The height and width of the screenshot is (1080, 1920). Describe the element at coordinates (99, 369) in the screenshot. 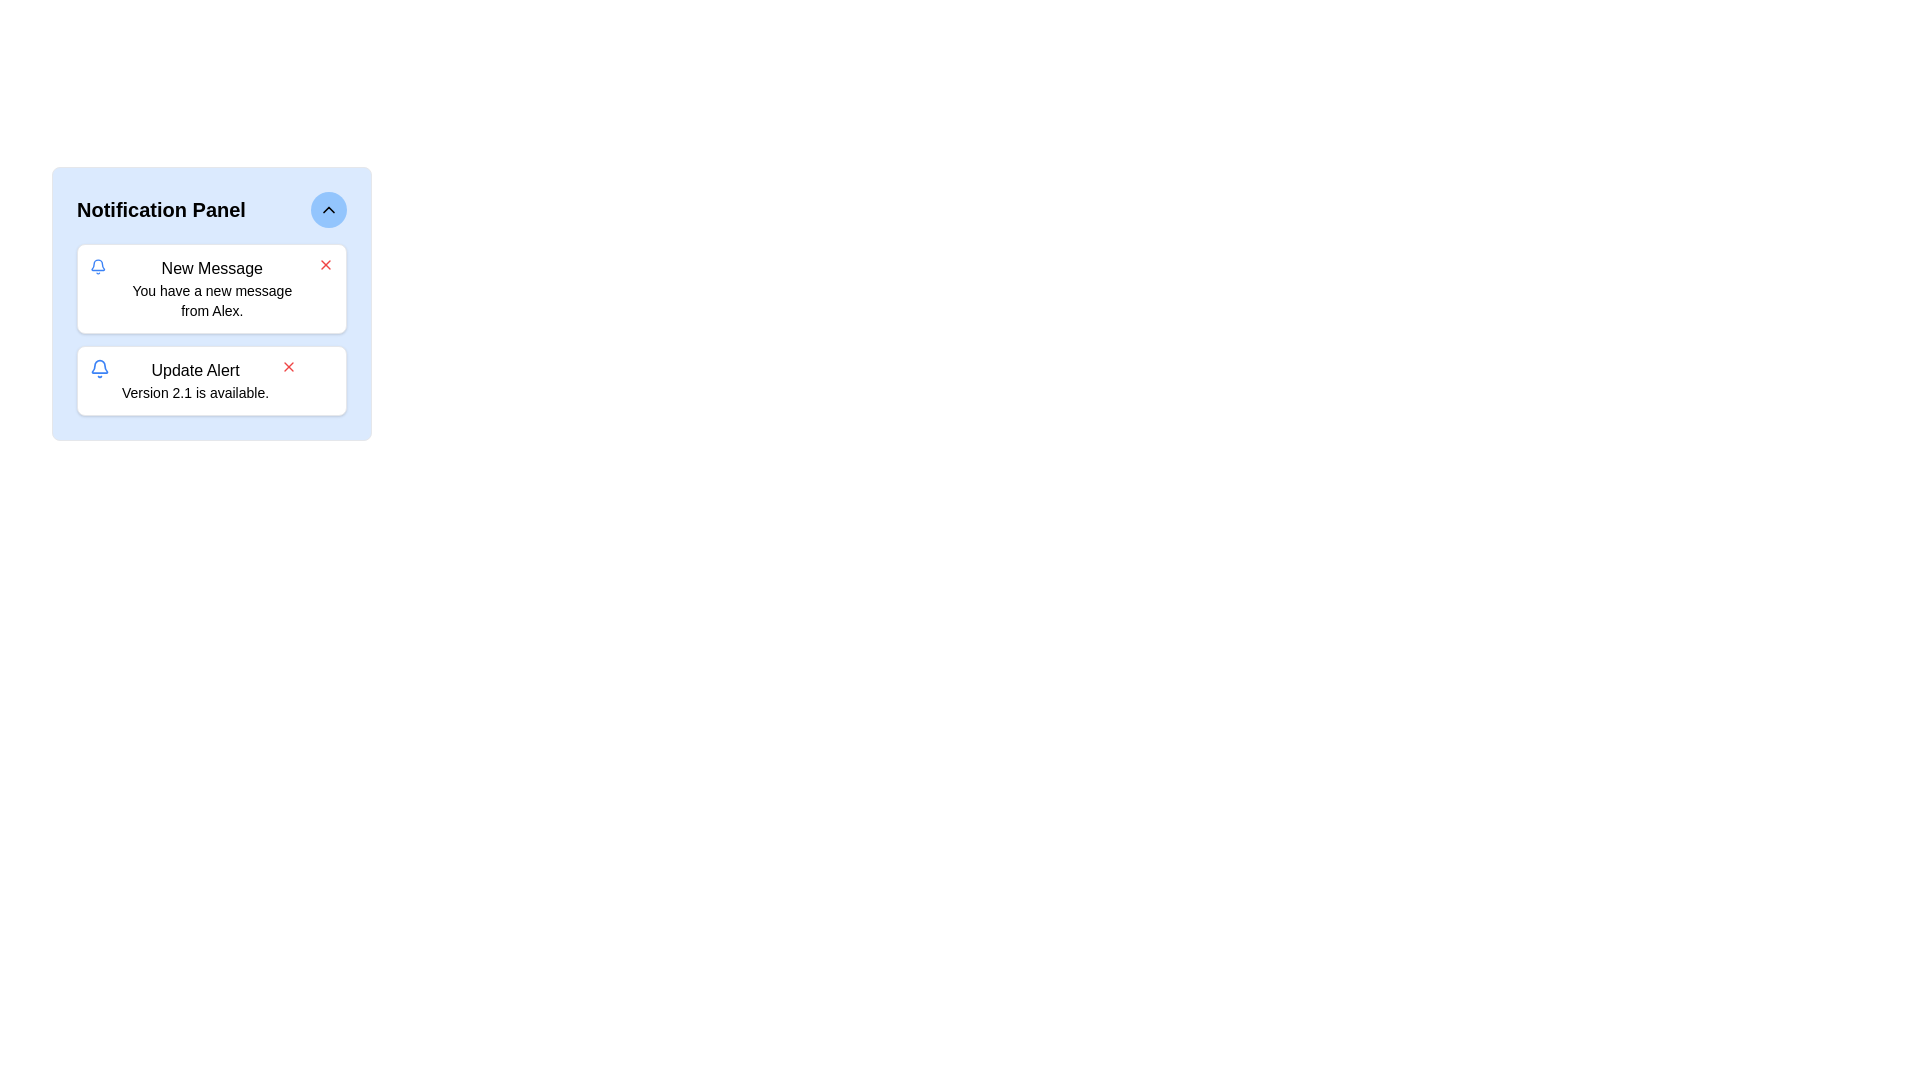

I see `the bell icon that serves as a notification indicator for updates or alerts, located to the left of the 'Update Alert' text` at that location.